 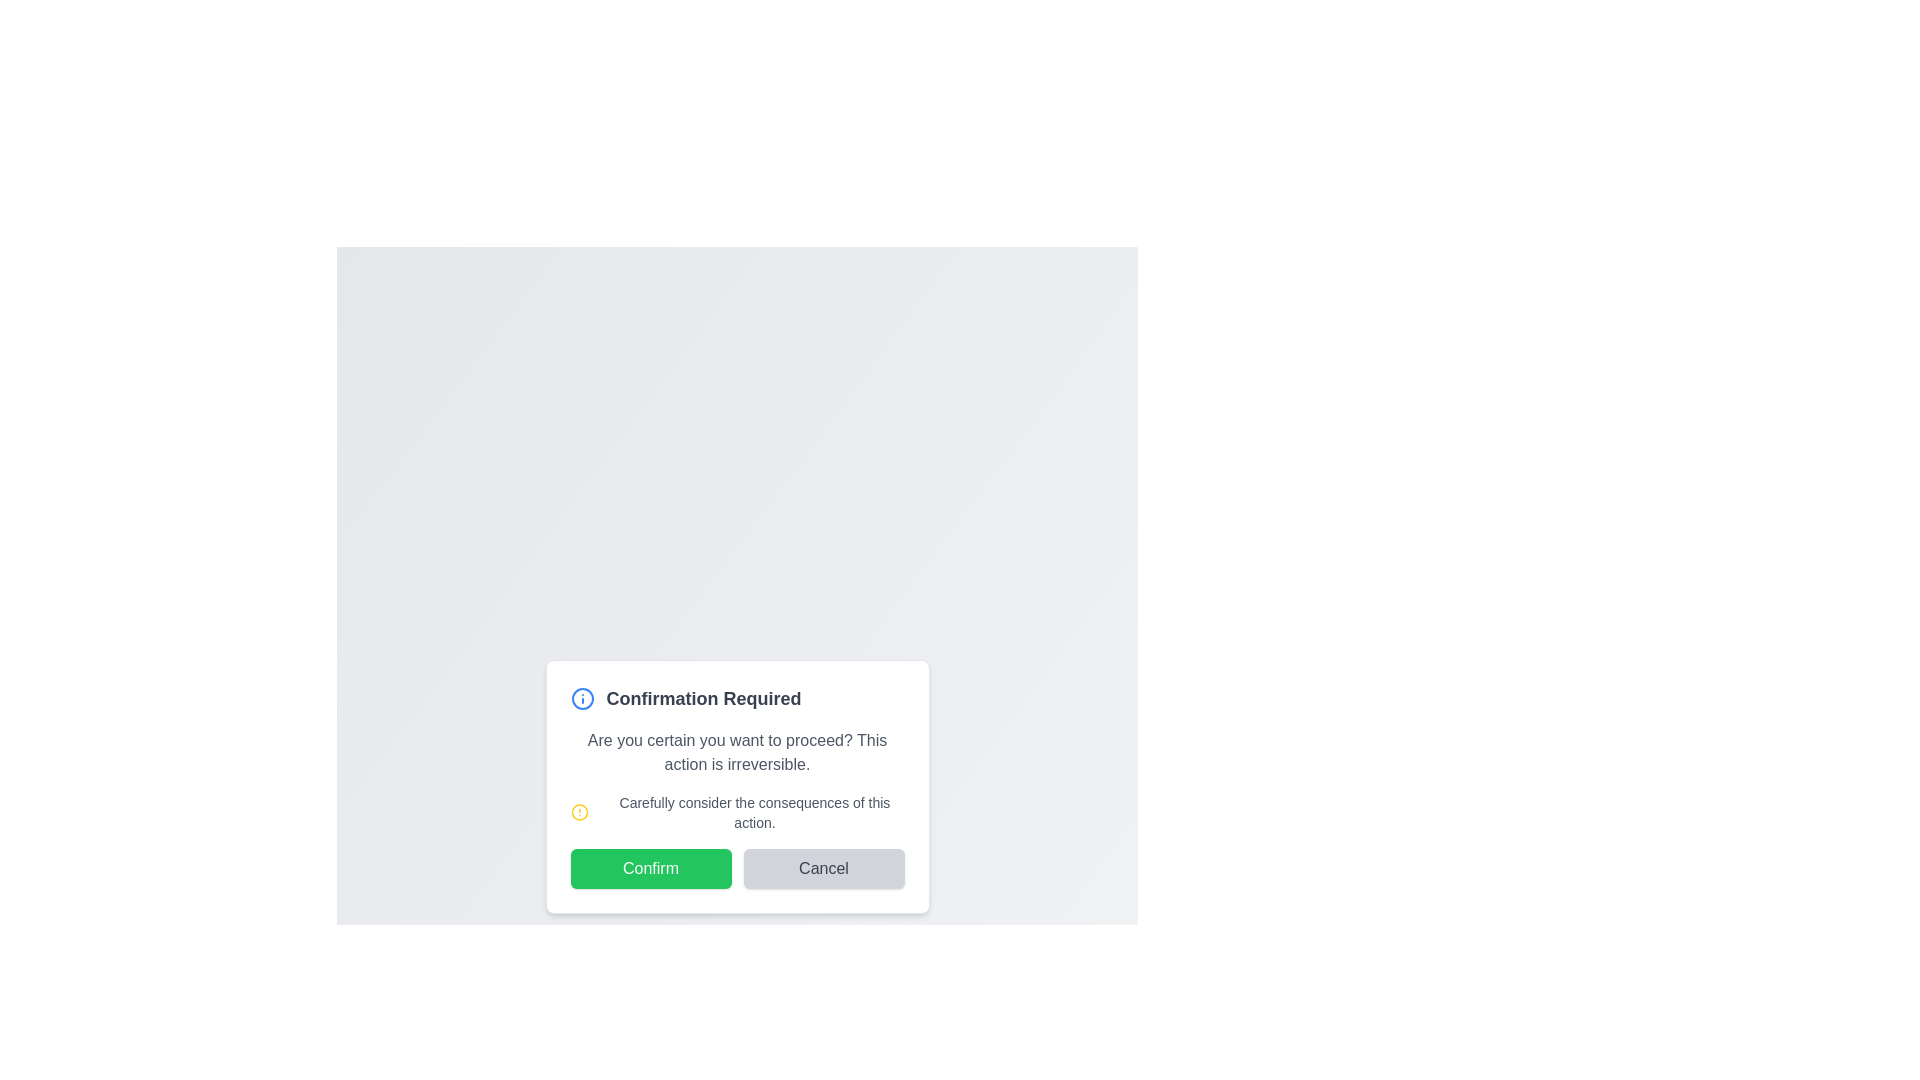 I want to click on the third instructional text within the confirmation dialog box that emphasizes caution before taking an irreversible action, so click(x=736, y=813).